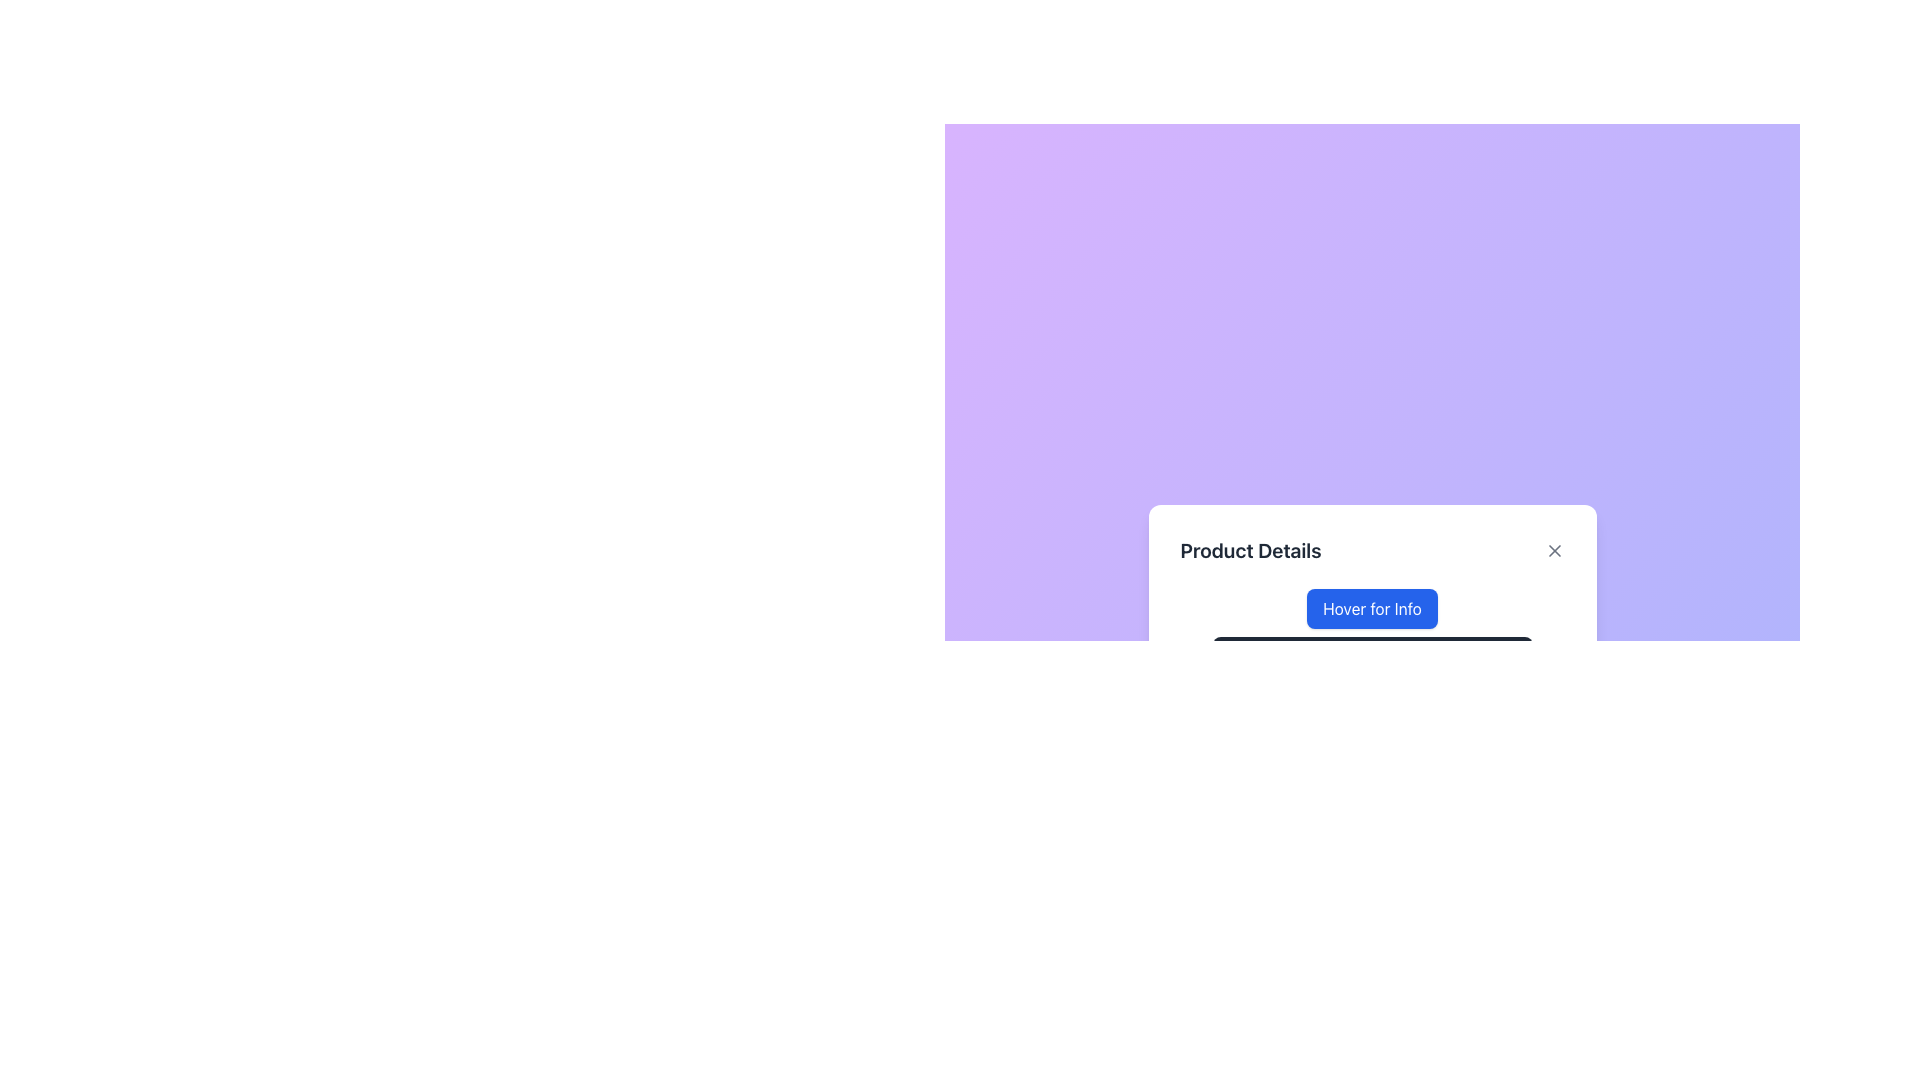 Image resolution: width=1920 pixels, height=1080 pixels. I want to click on the Close Icon located in the top-right corner of the 'Product Details' card, so click(1553, 551).